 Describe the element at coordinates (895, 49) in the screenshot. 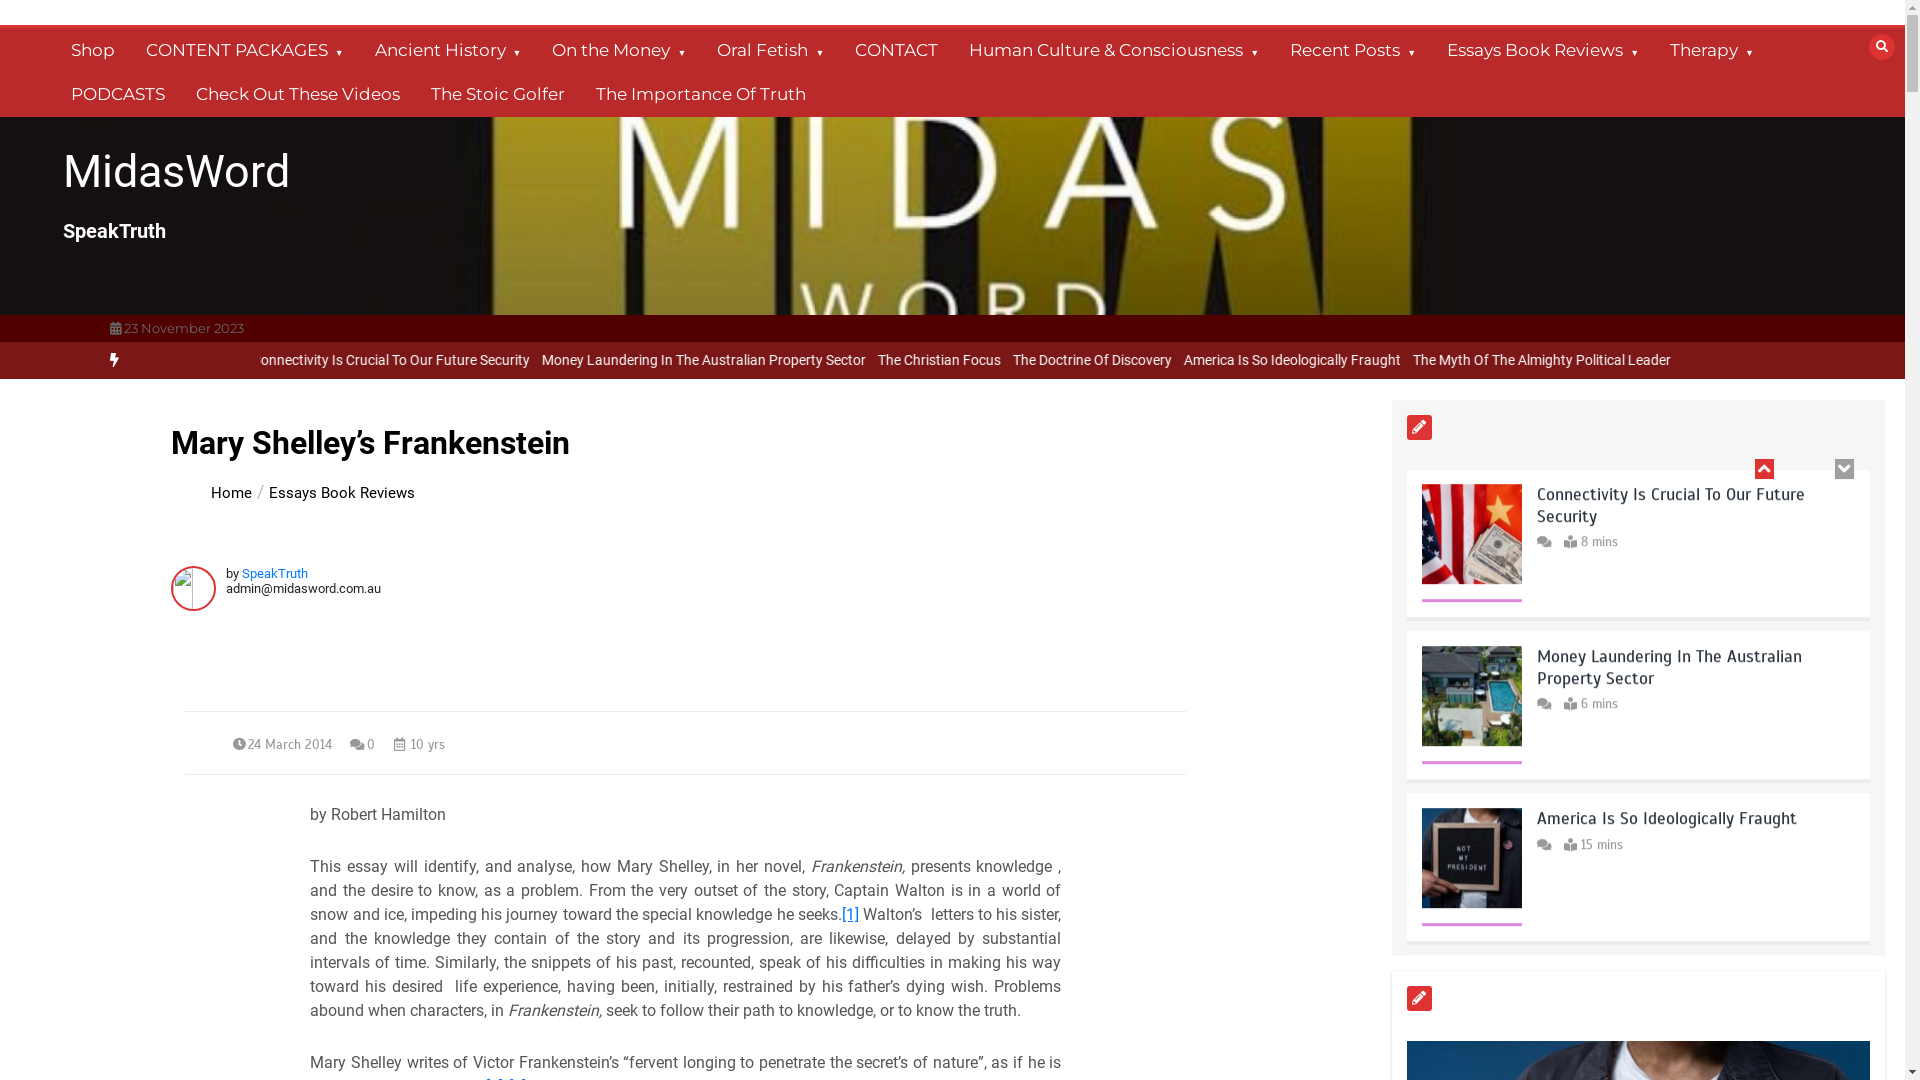

I see `'CONTACT'` at that location.